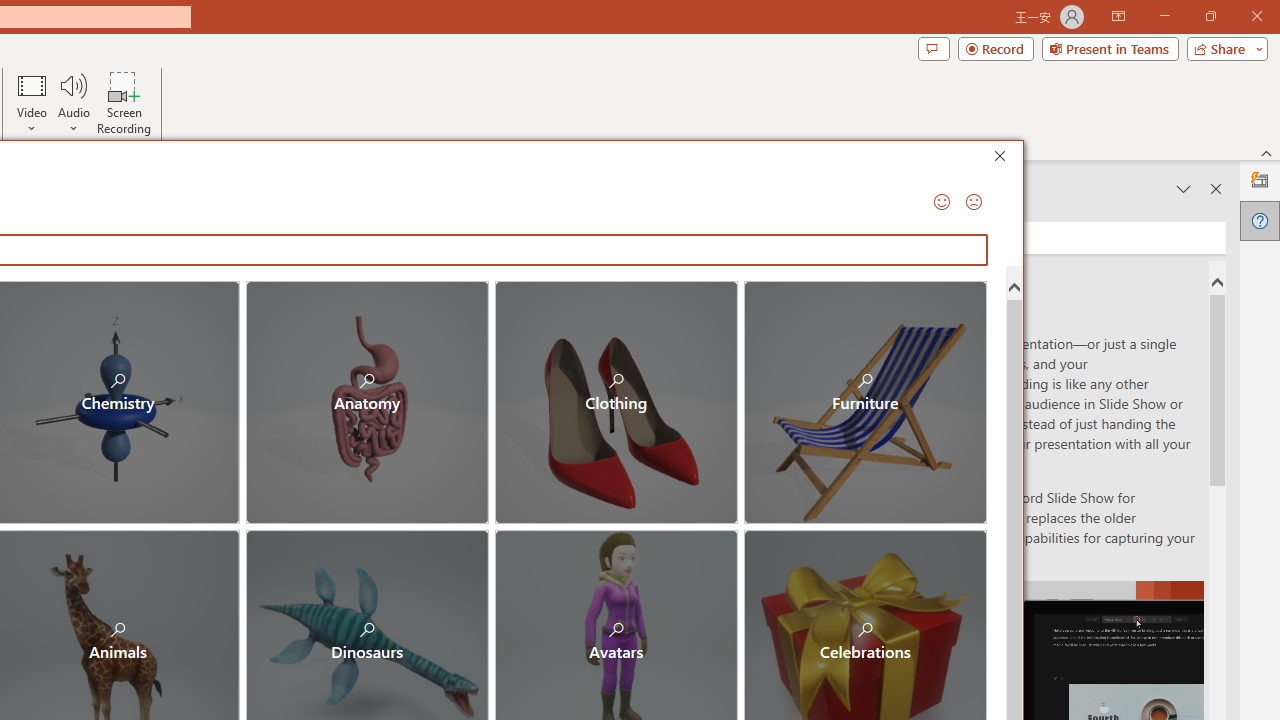 This screenshot has height=720, width=1280. I want to click on 'Screen Recording...', so click(123, 103).